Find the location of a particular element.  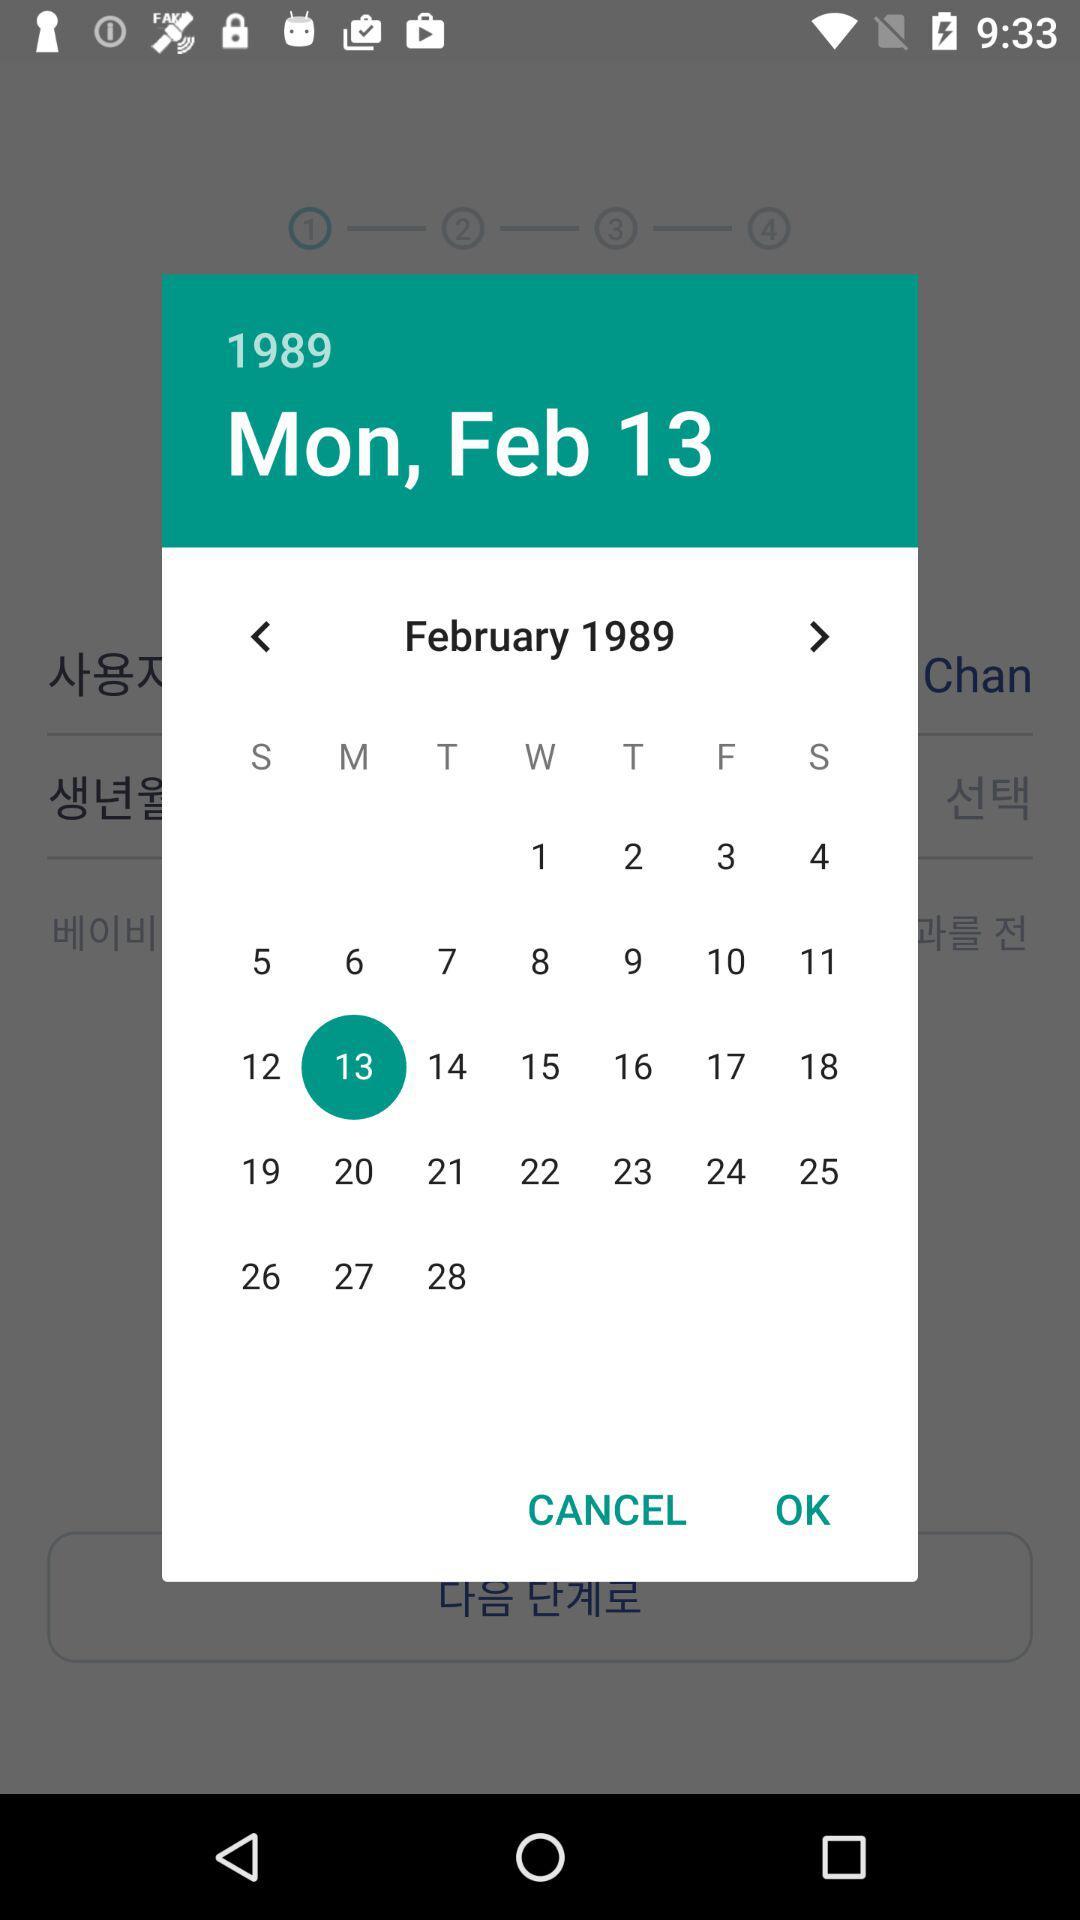

cancel icon is located at coordinates (606, 1508).